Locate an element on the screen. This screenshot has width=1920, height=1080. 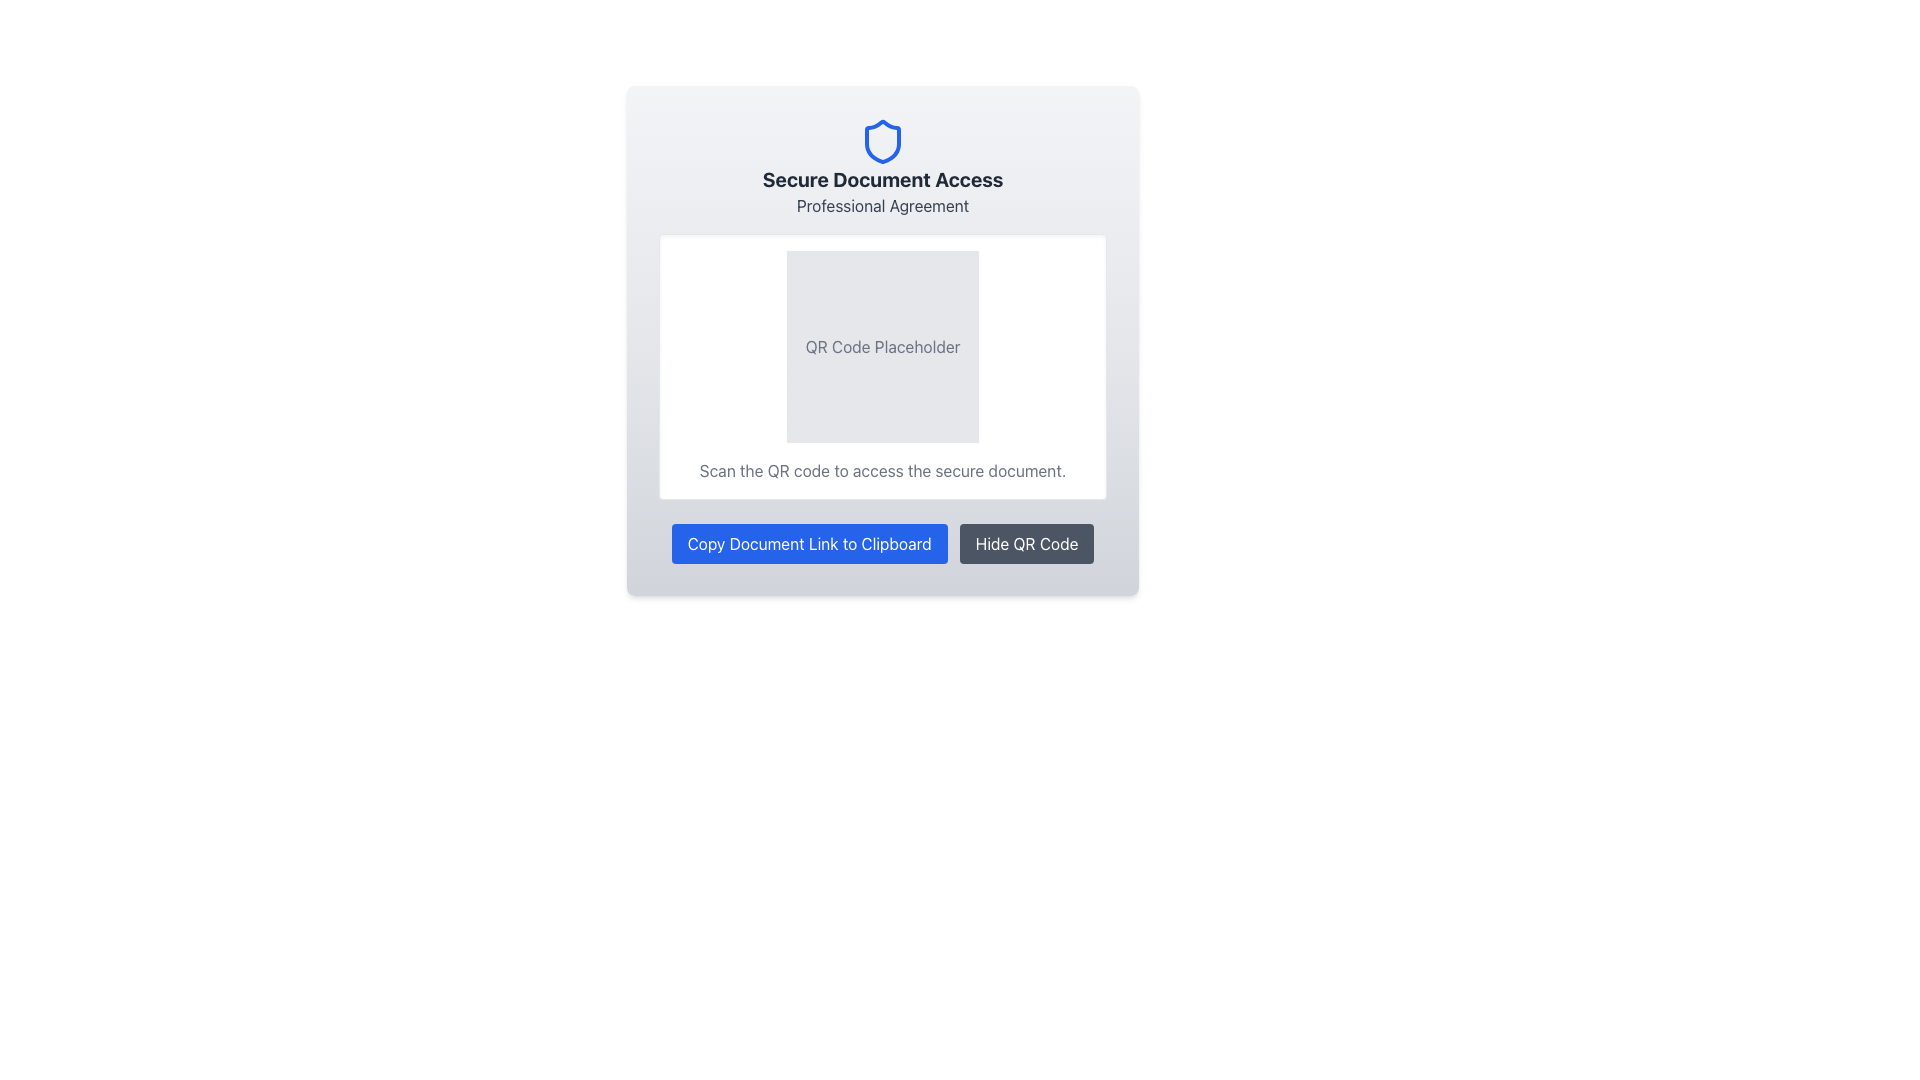
the button below the QR code placeholder to hide the displayed QR code is located at coordinates (1027, 543).